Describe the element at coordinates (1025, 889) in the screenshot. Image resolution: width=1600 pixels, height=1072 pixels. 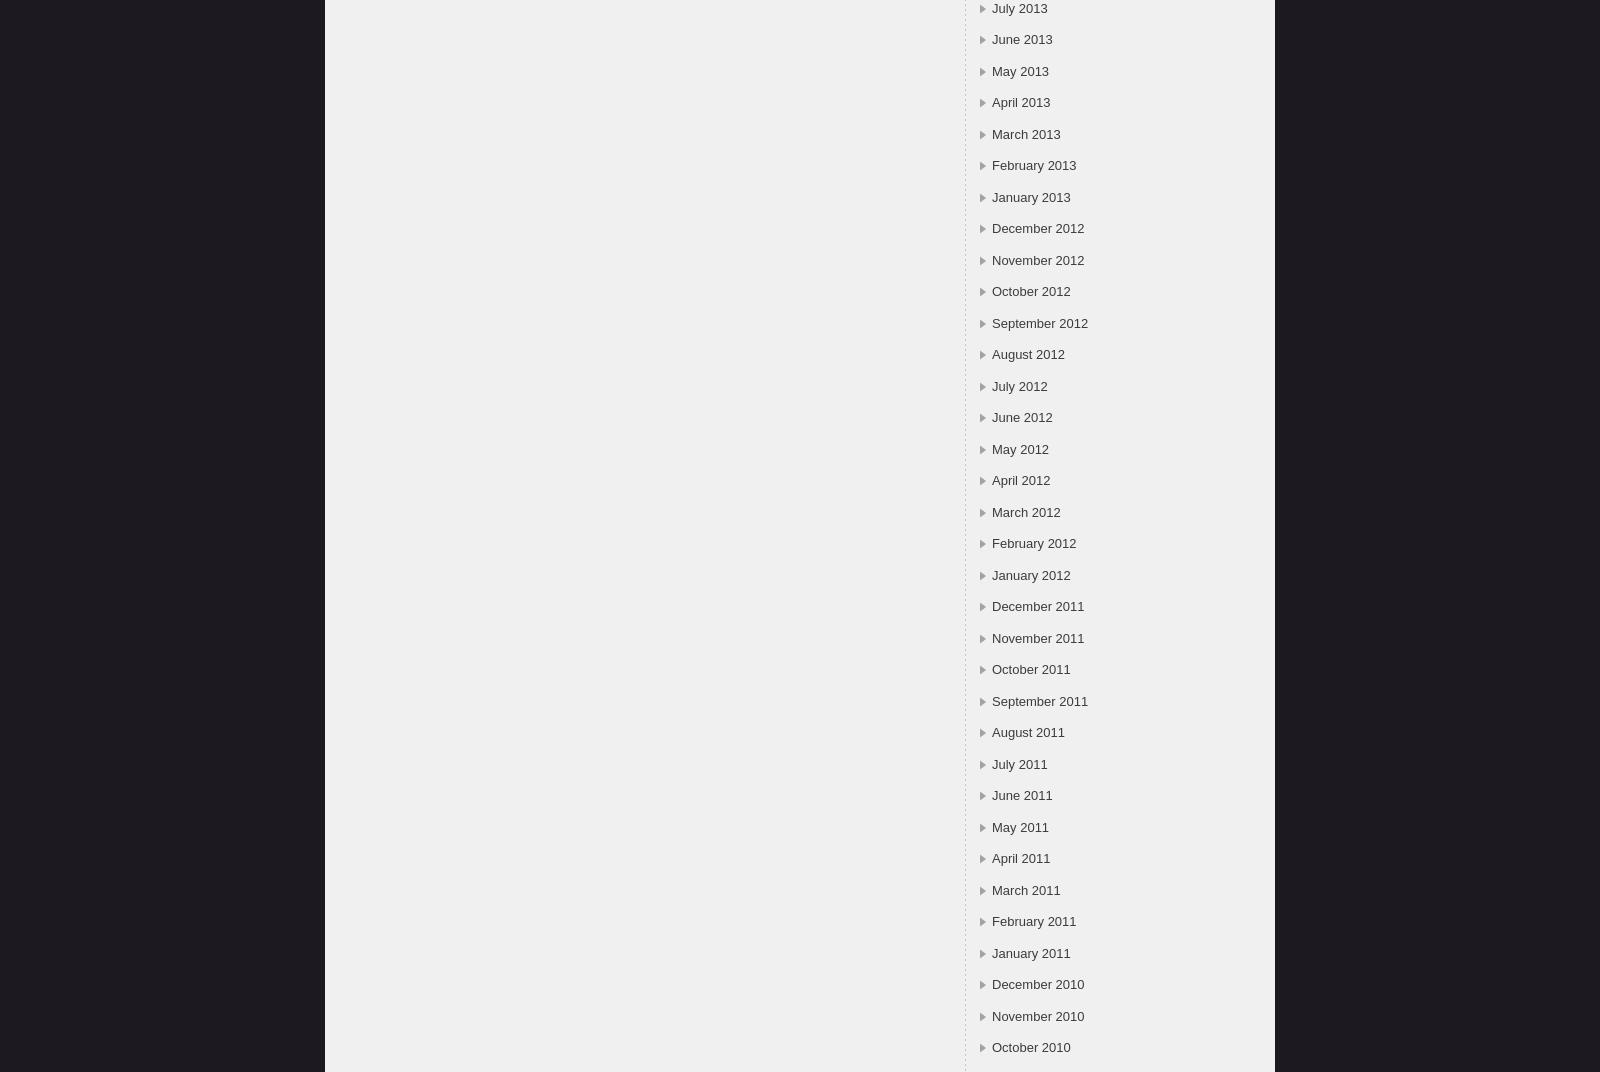
I see `'March 2011'` at that location.